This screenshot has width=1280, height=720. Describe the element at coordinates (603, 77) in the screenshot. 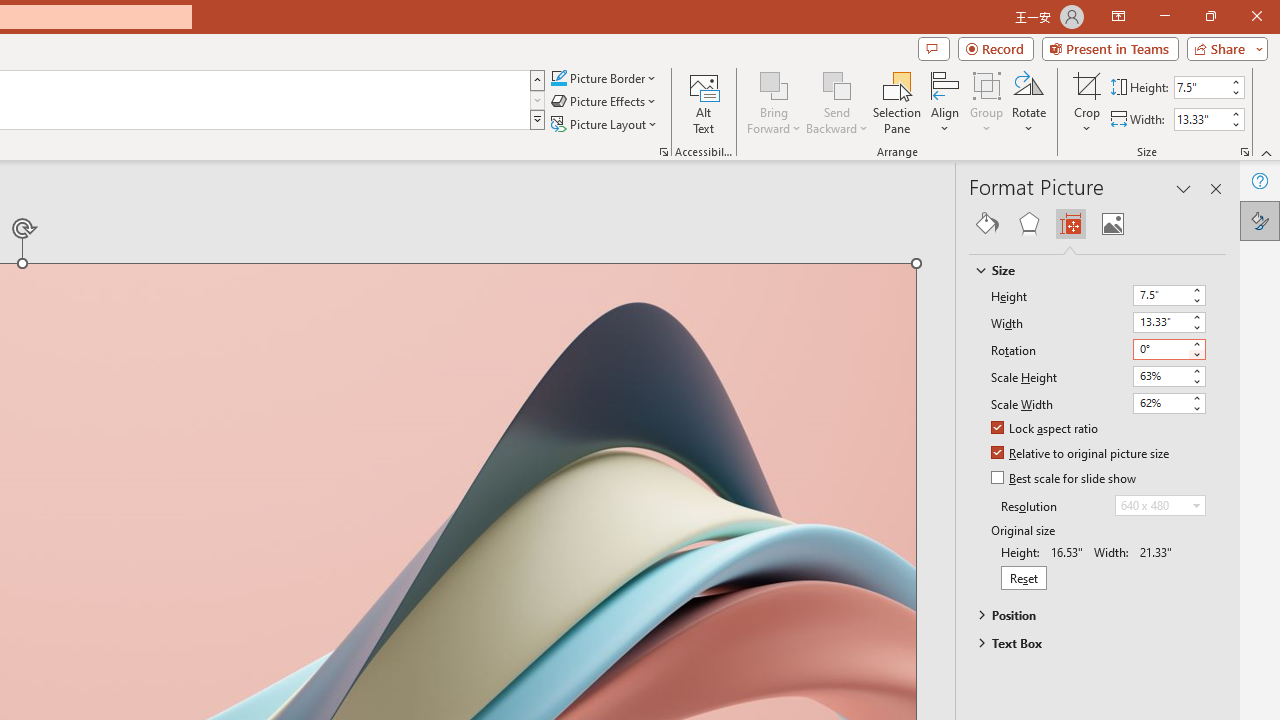

I see `'Picture Border'` at that location.